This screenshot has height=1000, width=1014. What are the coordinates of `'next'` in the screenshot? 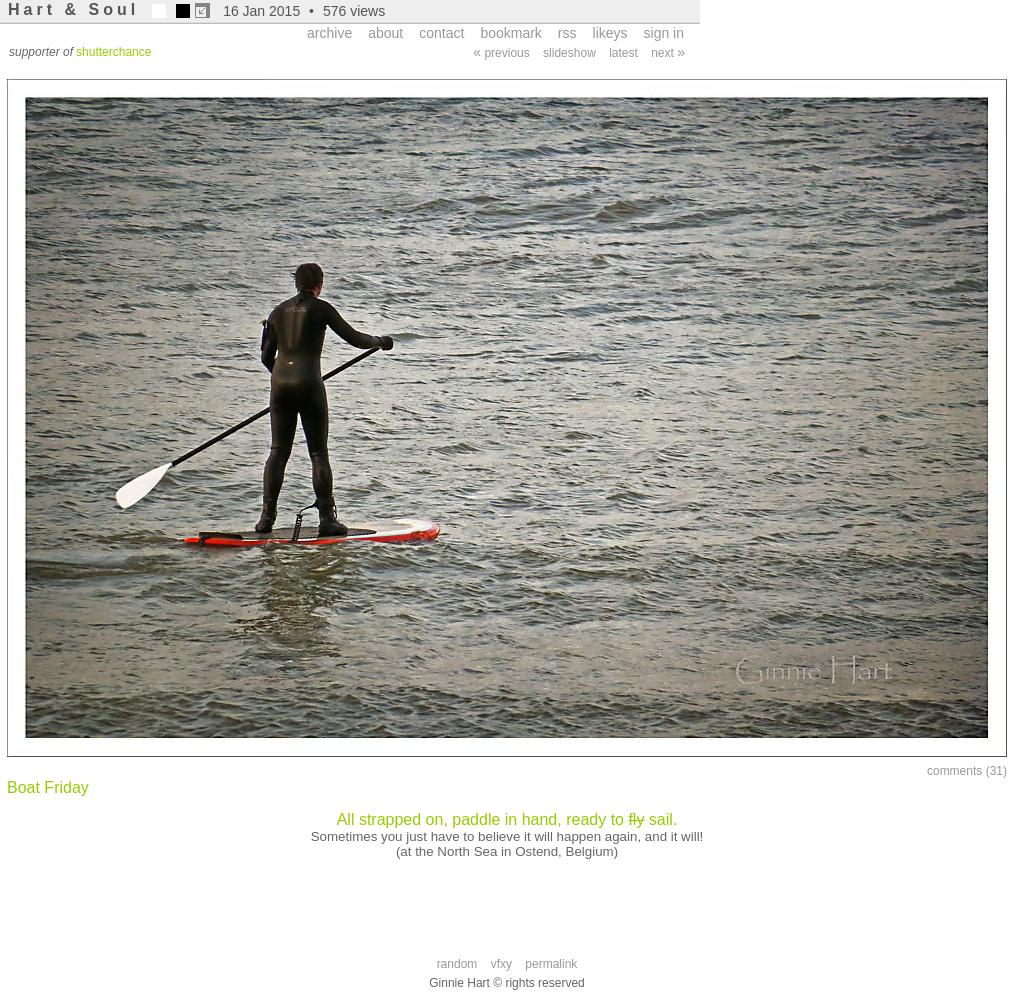 It's located at (663, 53).